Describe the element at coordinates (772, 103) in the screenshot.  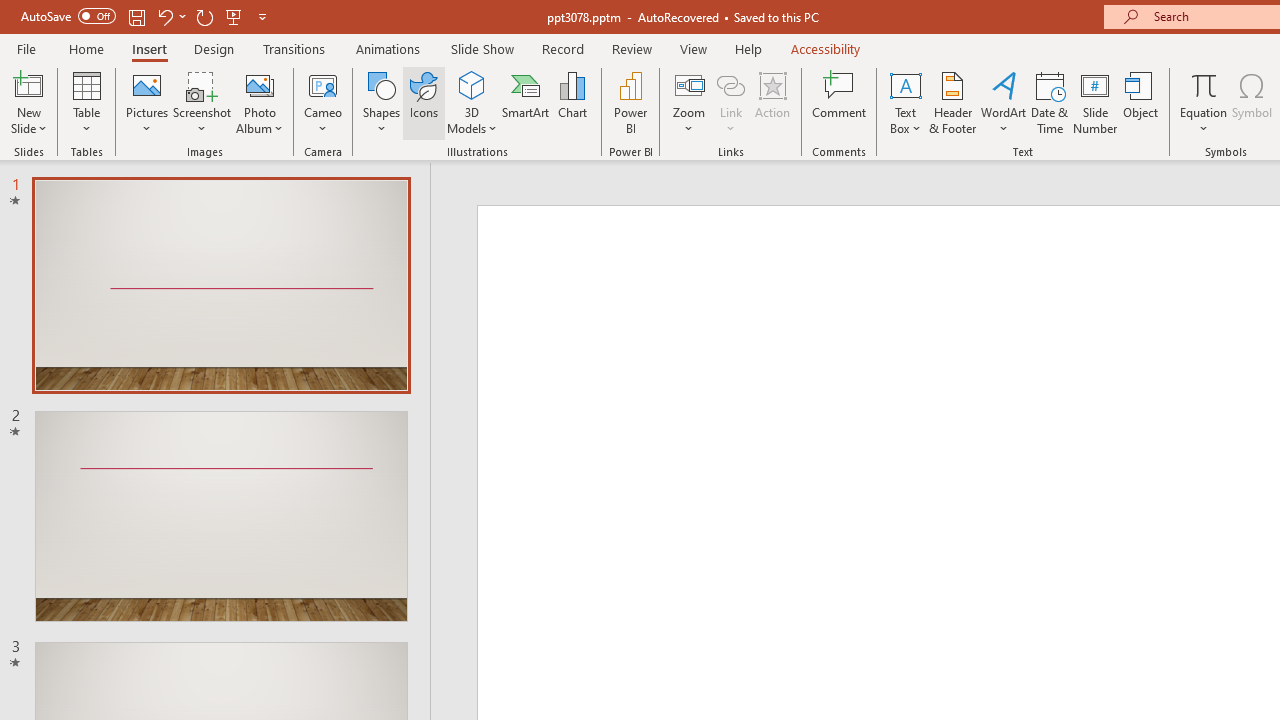
I see `'Action'` at that location.